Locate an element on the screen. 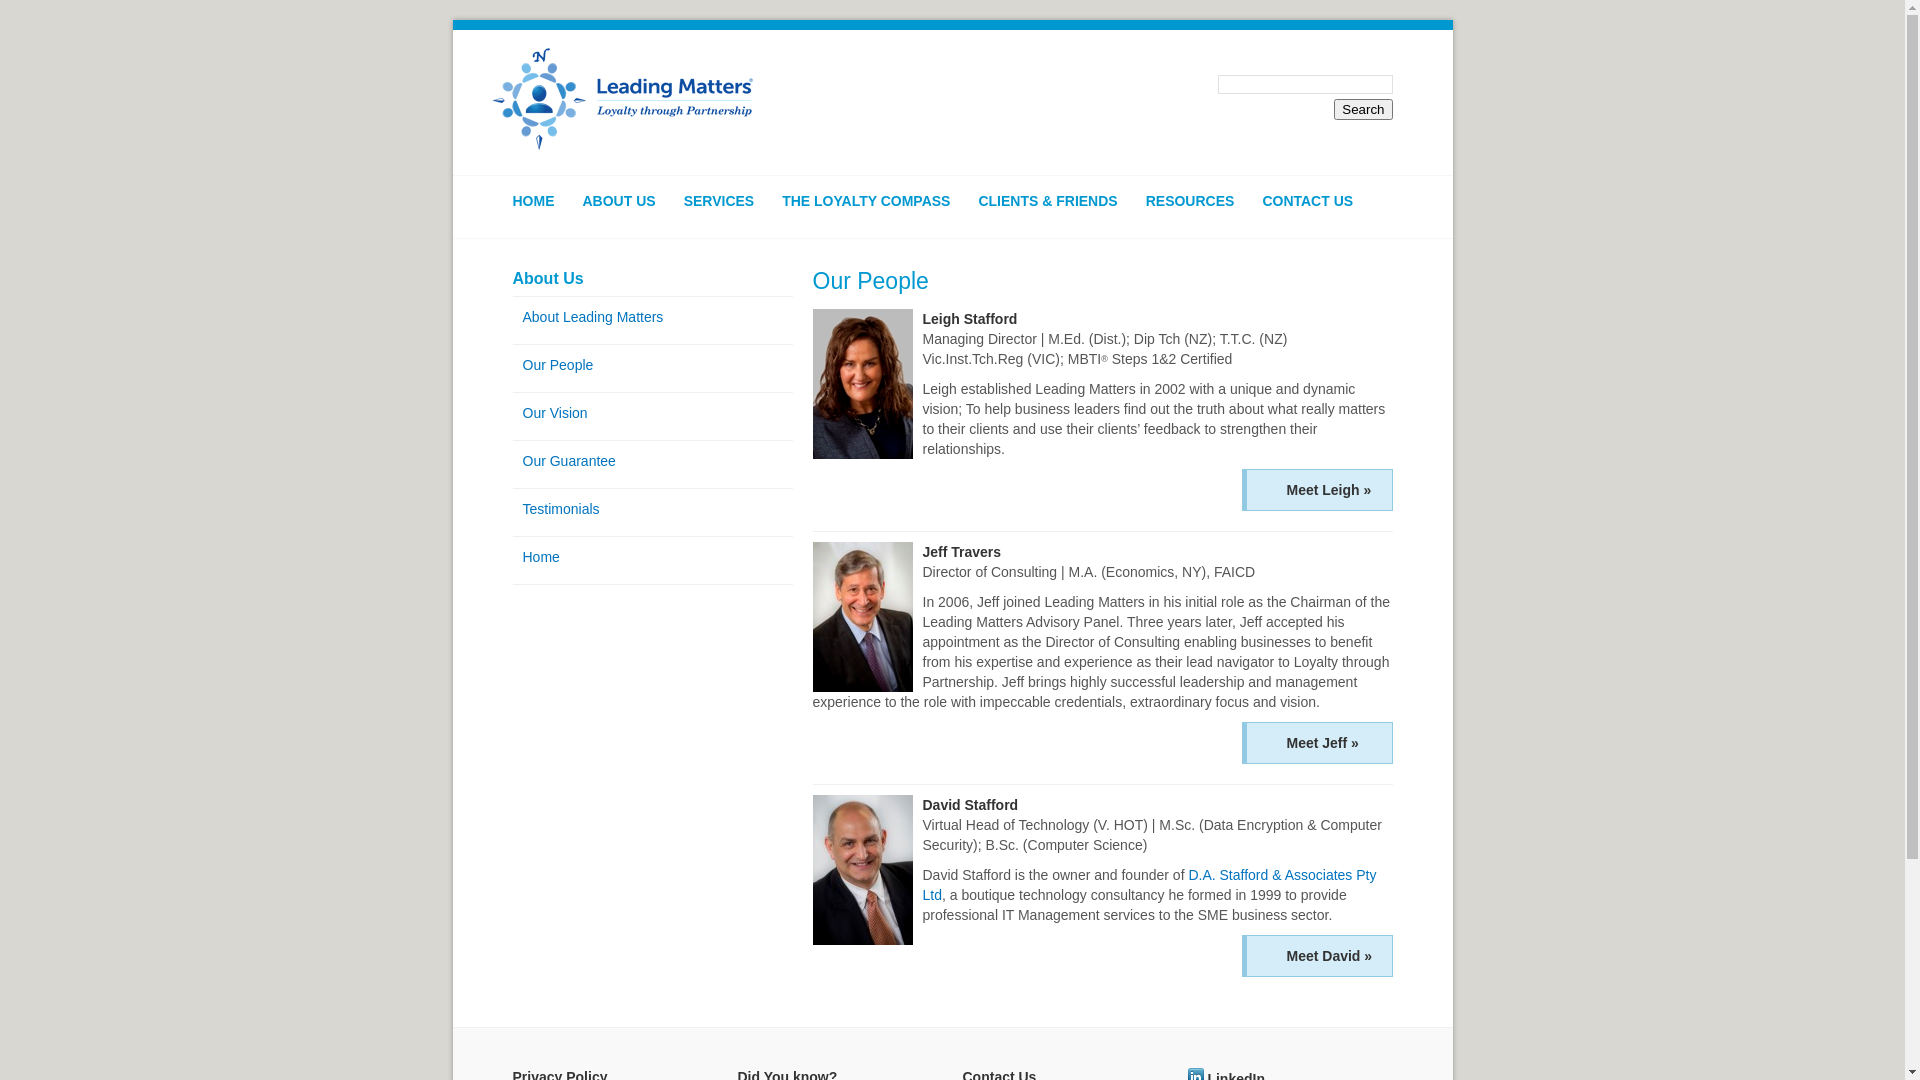  'Search' is located at coordinates (1334, 109).